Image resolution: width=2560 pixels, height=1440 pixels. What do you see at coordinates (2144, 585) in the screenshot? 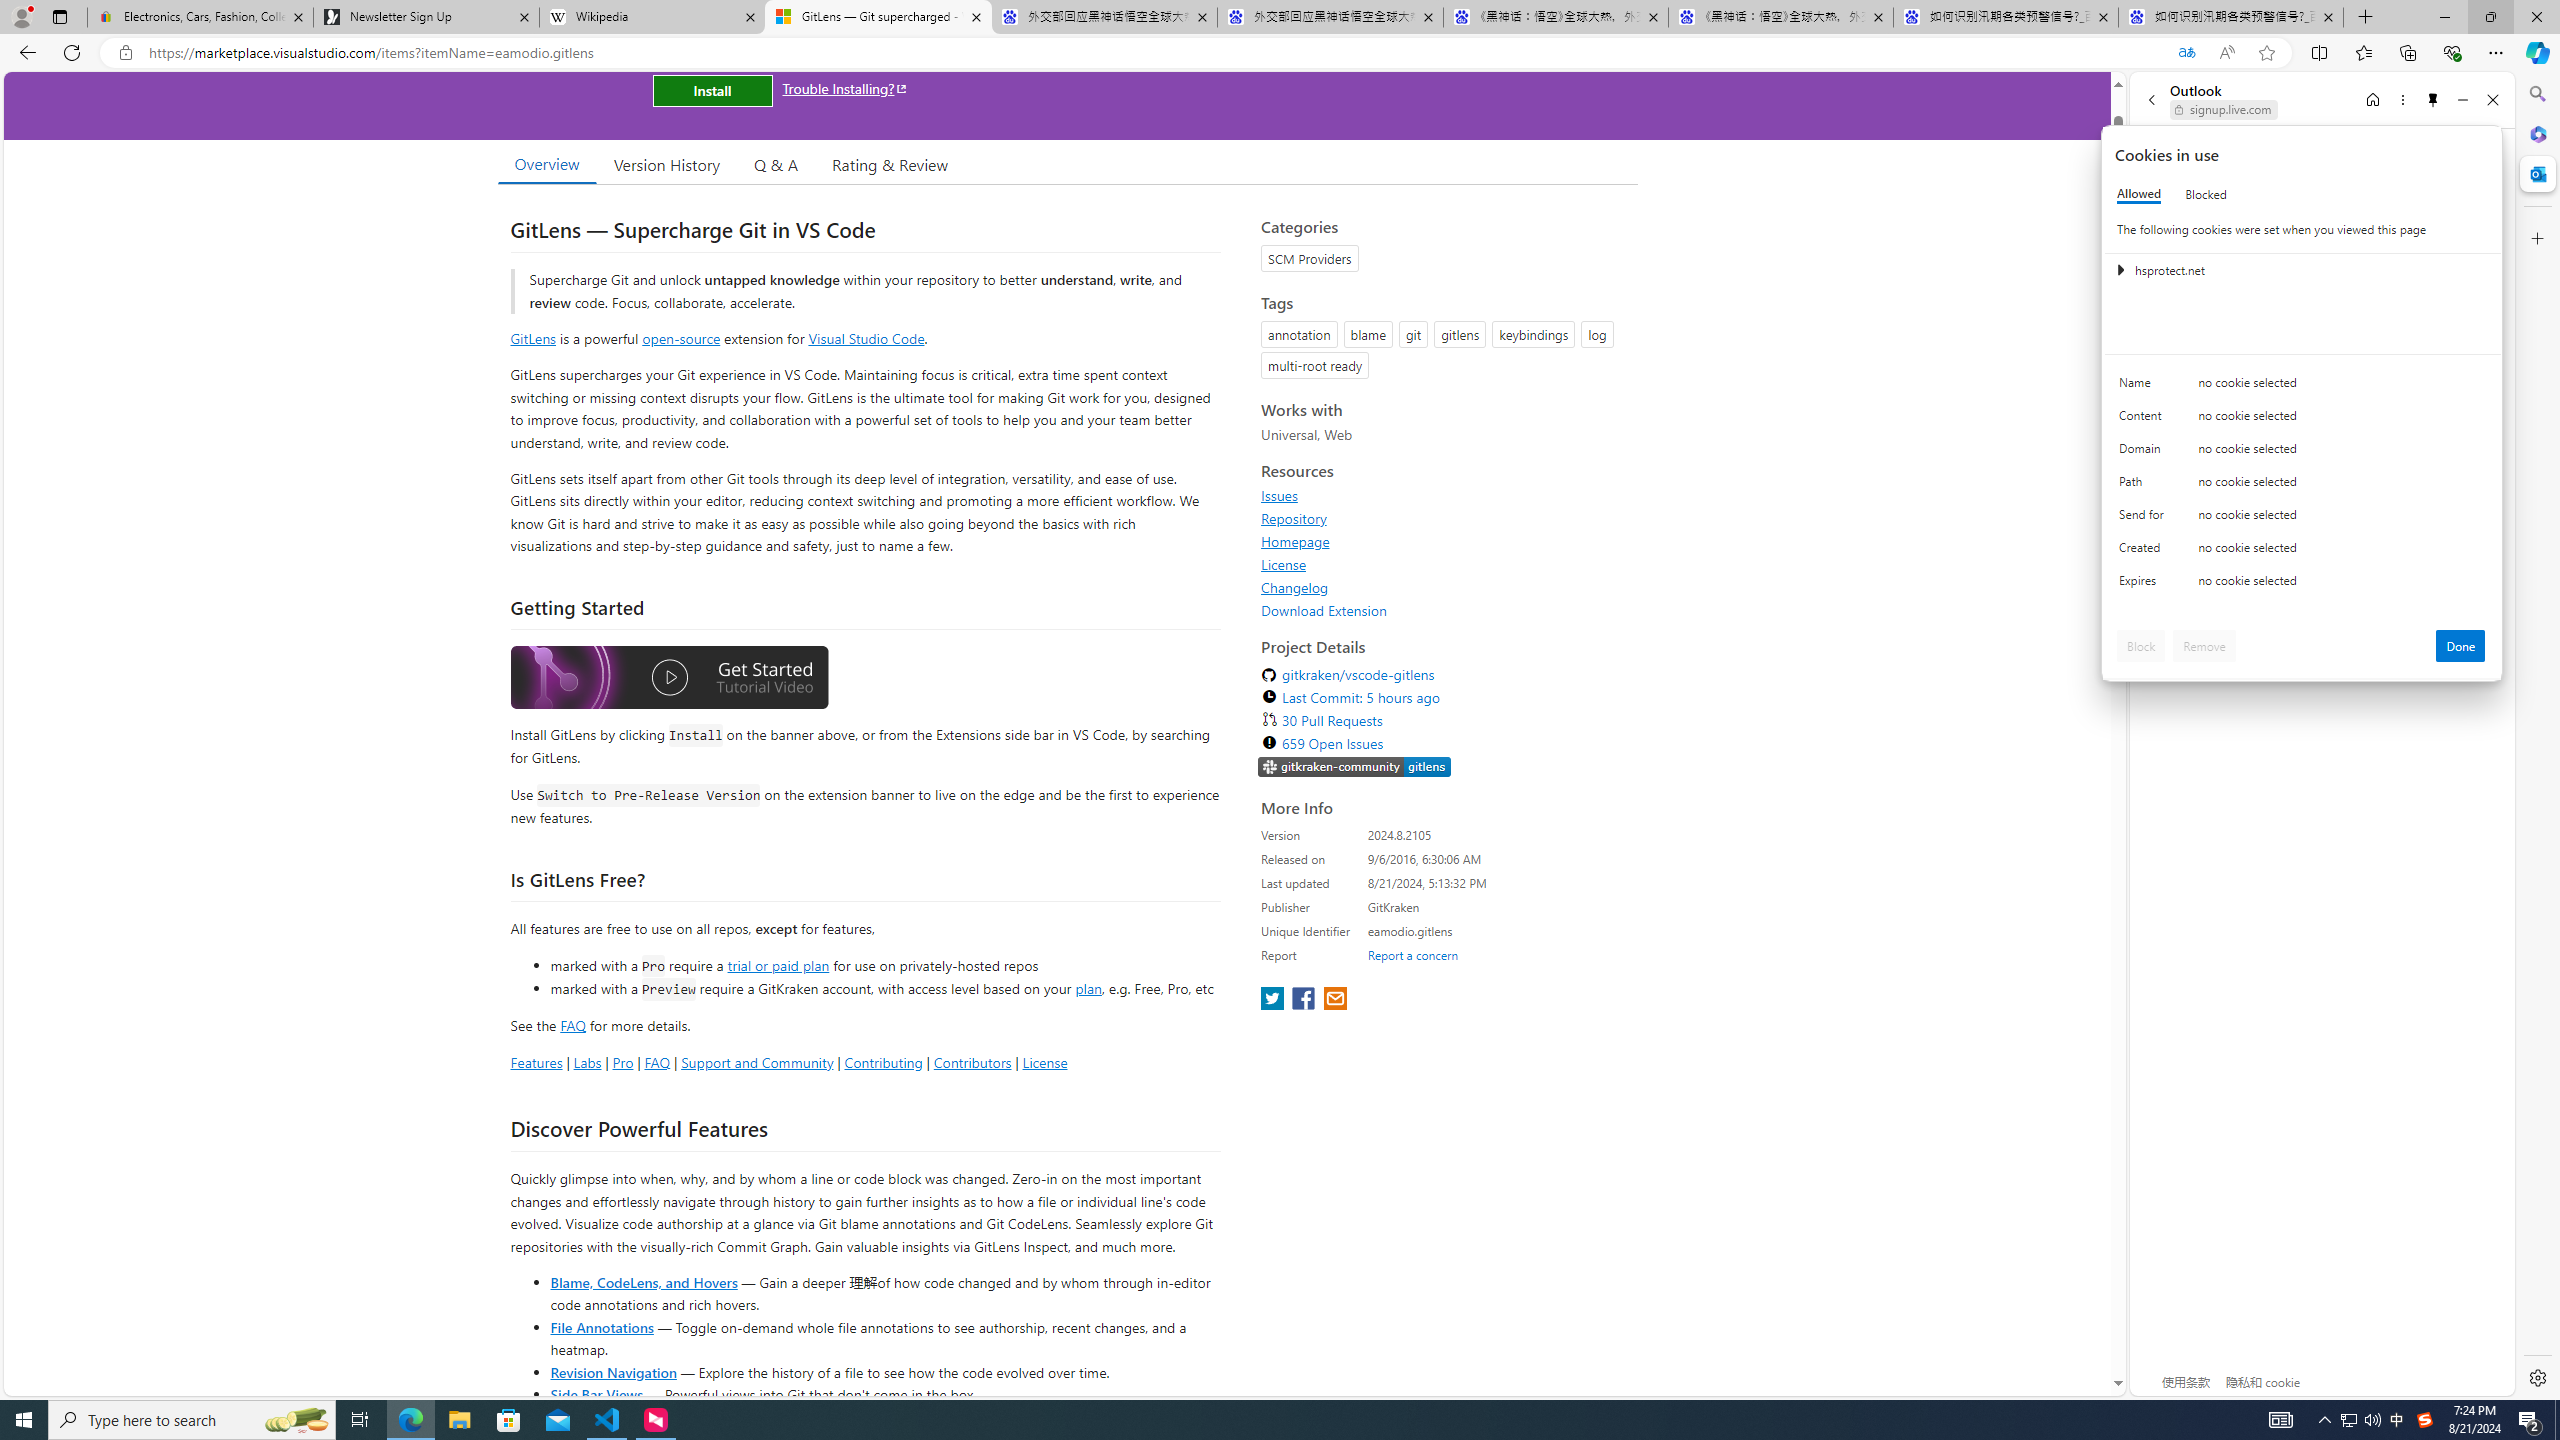
I see `'Expires'` at bounding box center [2144, 585].